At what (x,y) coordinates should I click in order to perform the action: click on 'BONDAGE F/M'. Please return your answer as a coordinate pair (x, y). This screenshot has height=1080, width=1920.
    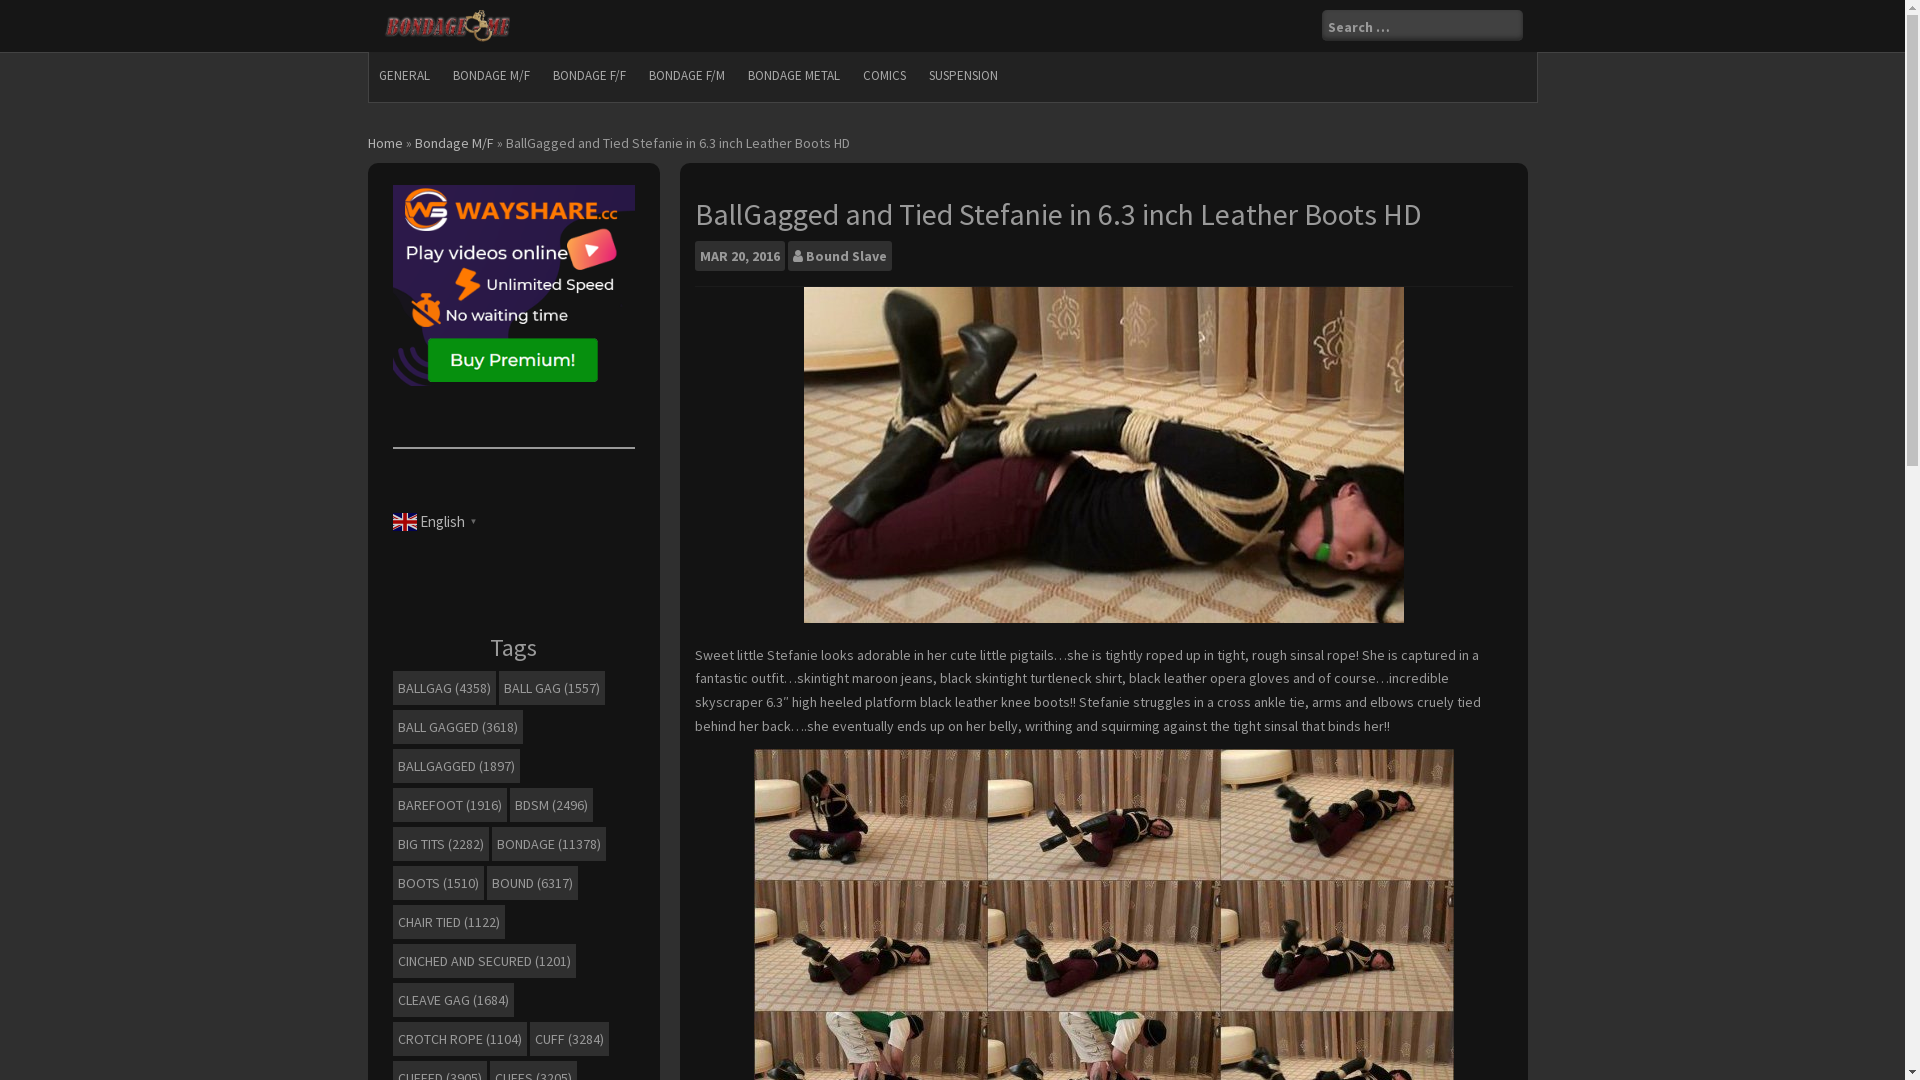
    Looking at the image, I should click on (637, 75).